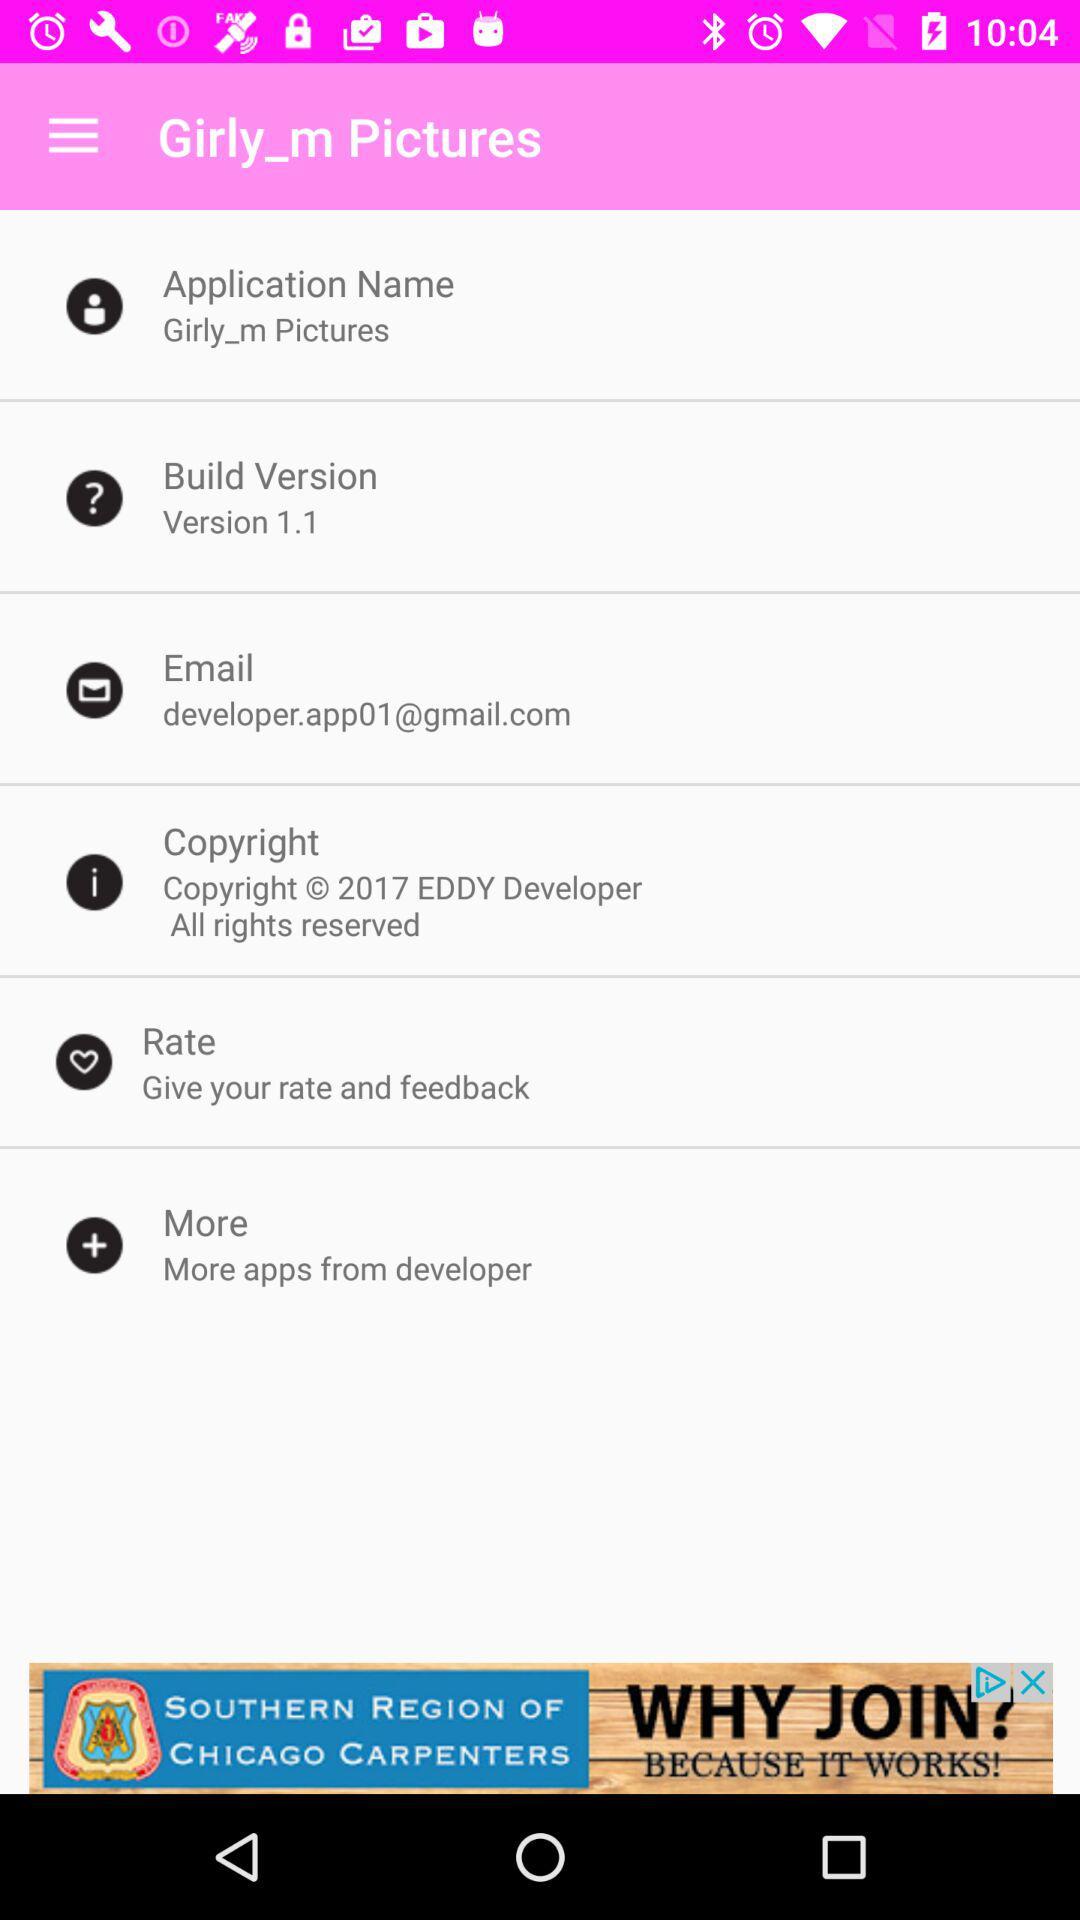 The height and width of the screenshot is (1920, 1080). I want to click on open advertisement, so click(540, 1727).